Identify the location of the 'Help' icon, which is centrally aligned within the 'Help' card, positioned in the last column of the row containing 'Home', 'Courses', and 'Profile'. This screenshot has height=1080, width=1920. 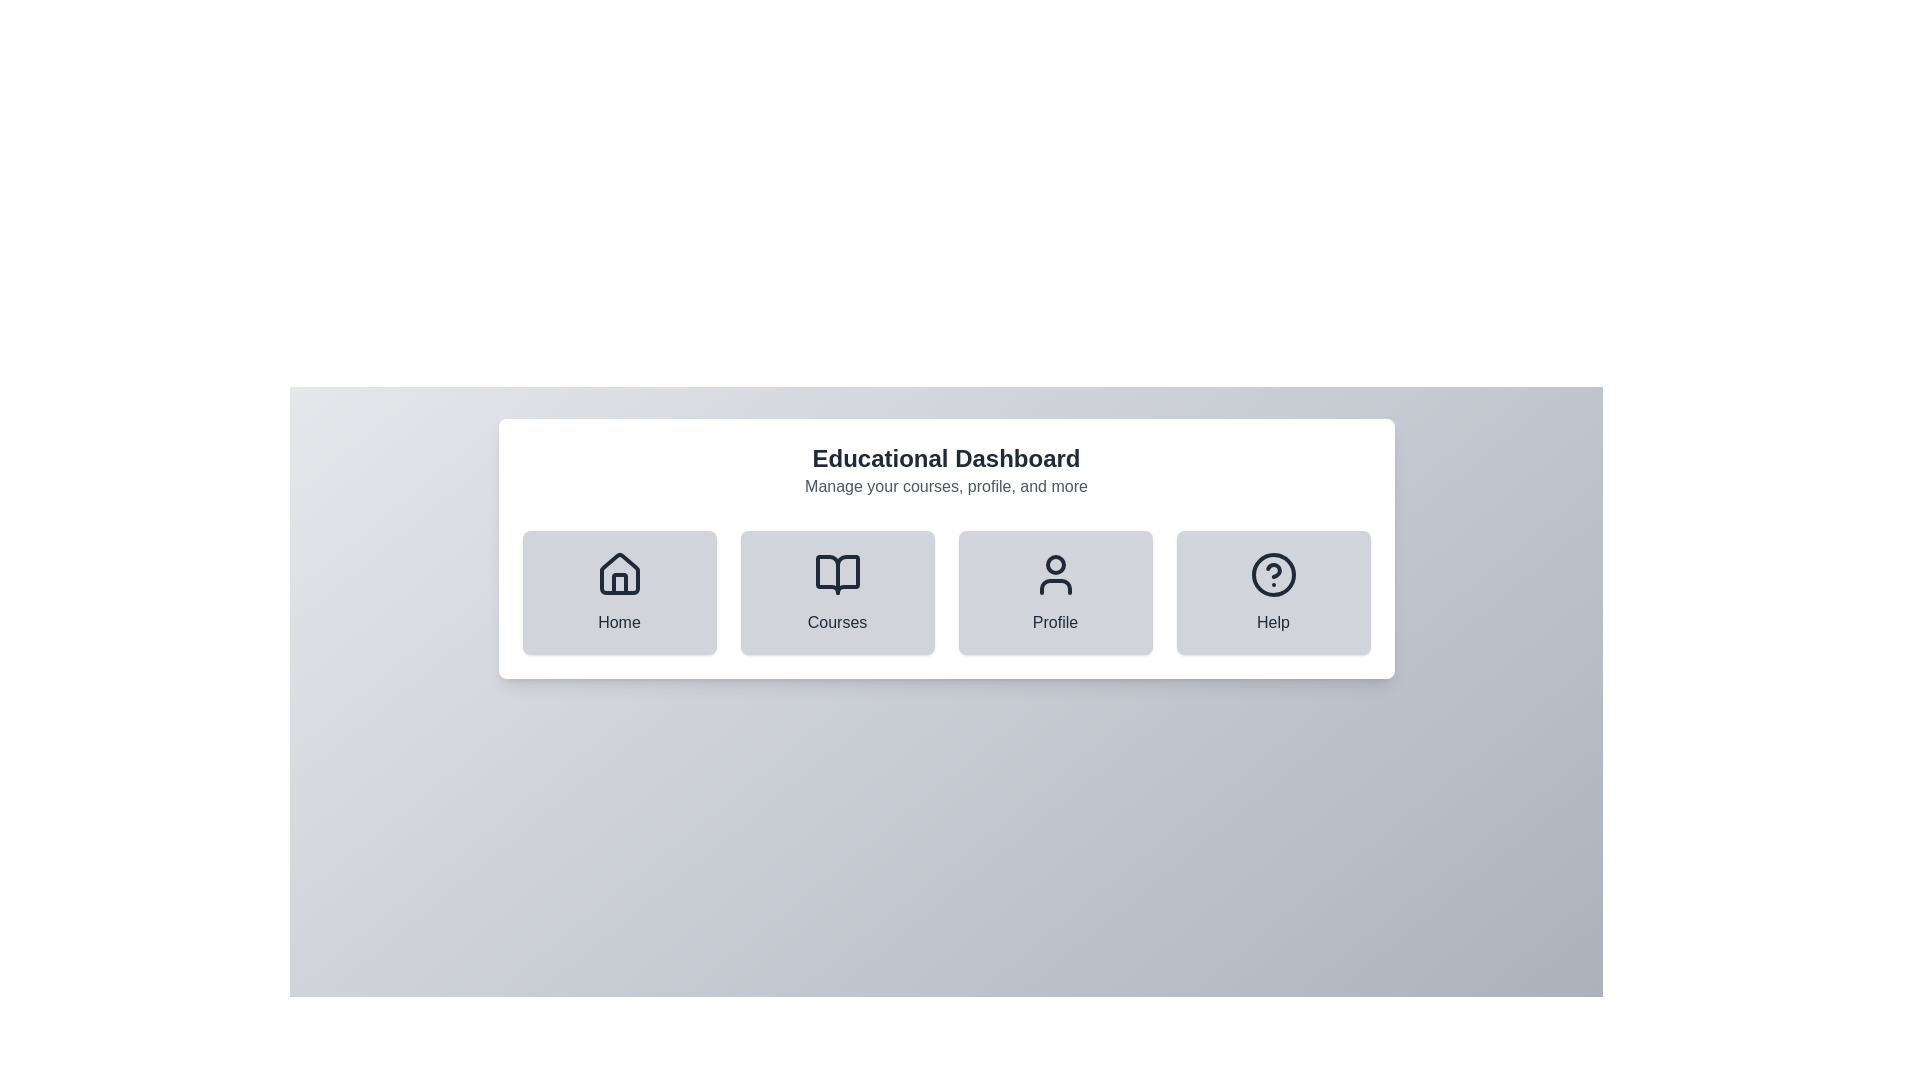
(1272, 574).